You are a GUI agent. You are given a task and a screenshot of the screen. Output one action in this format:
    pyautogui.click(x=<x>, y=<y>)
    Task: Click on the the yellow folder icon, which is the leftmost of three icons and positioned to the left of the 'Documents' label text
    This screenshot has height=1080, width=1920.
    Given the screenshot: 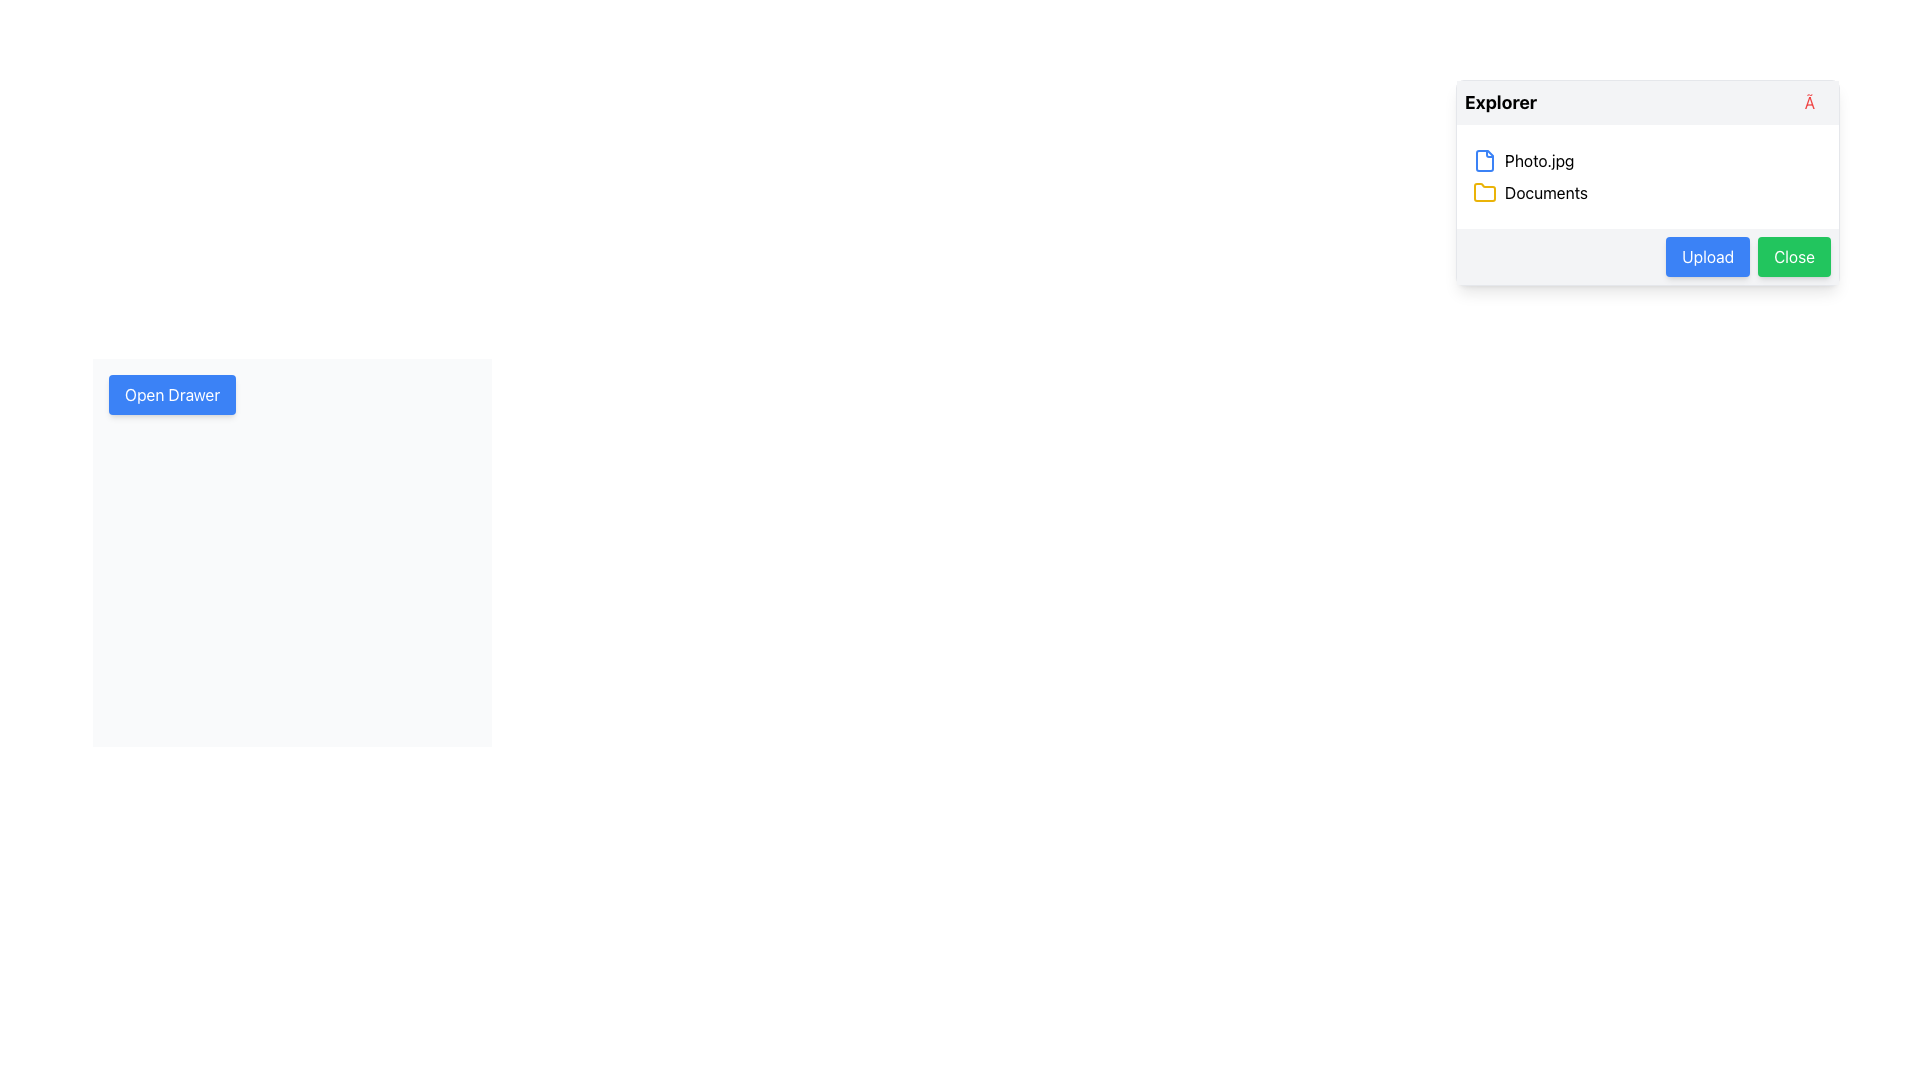 What is the action you would take?
    pyautogui.click(x=1484, y=192)
    